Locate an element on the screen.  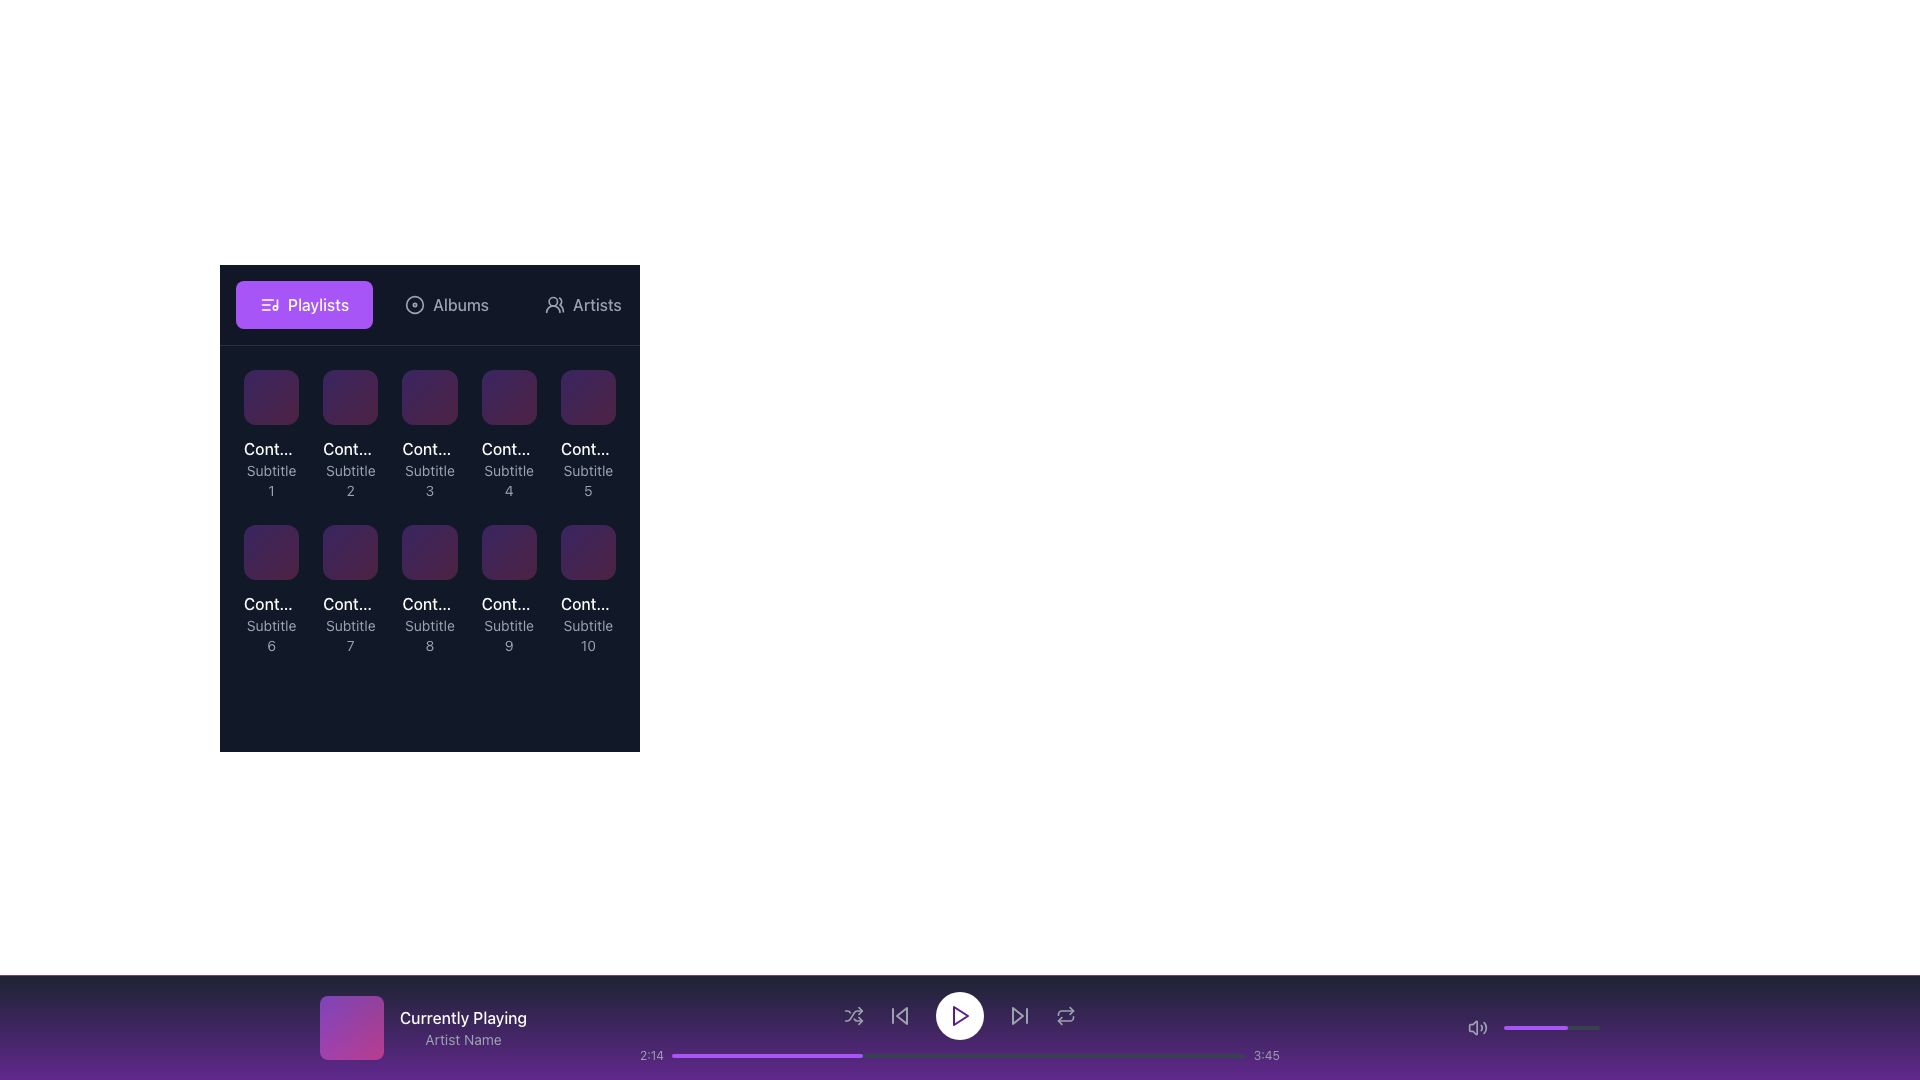
the related content by clicking on the text label 'Content Title 7', which is located in the lower row of items, second from the left, above 'Subtitle 7' is located at coordinates (350, 603).